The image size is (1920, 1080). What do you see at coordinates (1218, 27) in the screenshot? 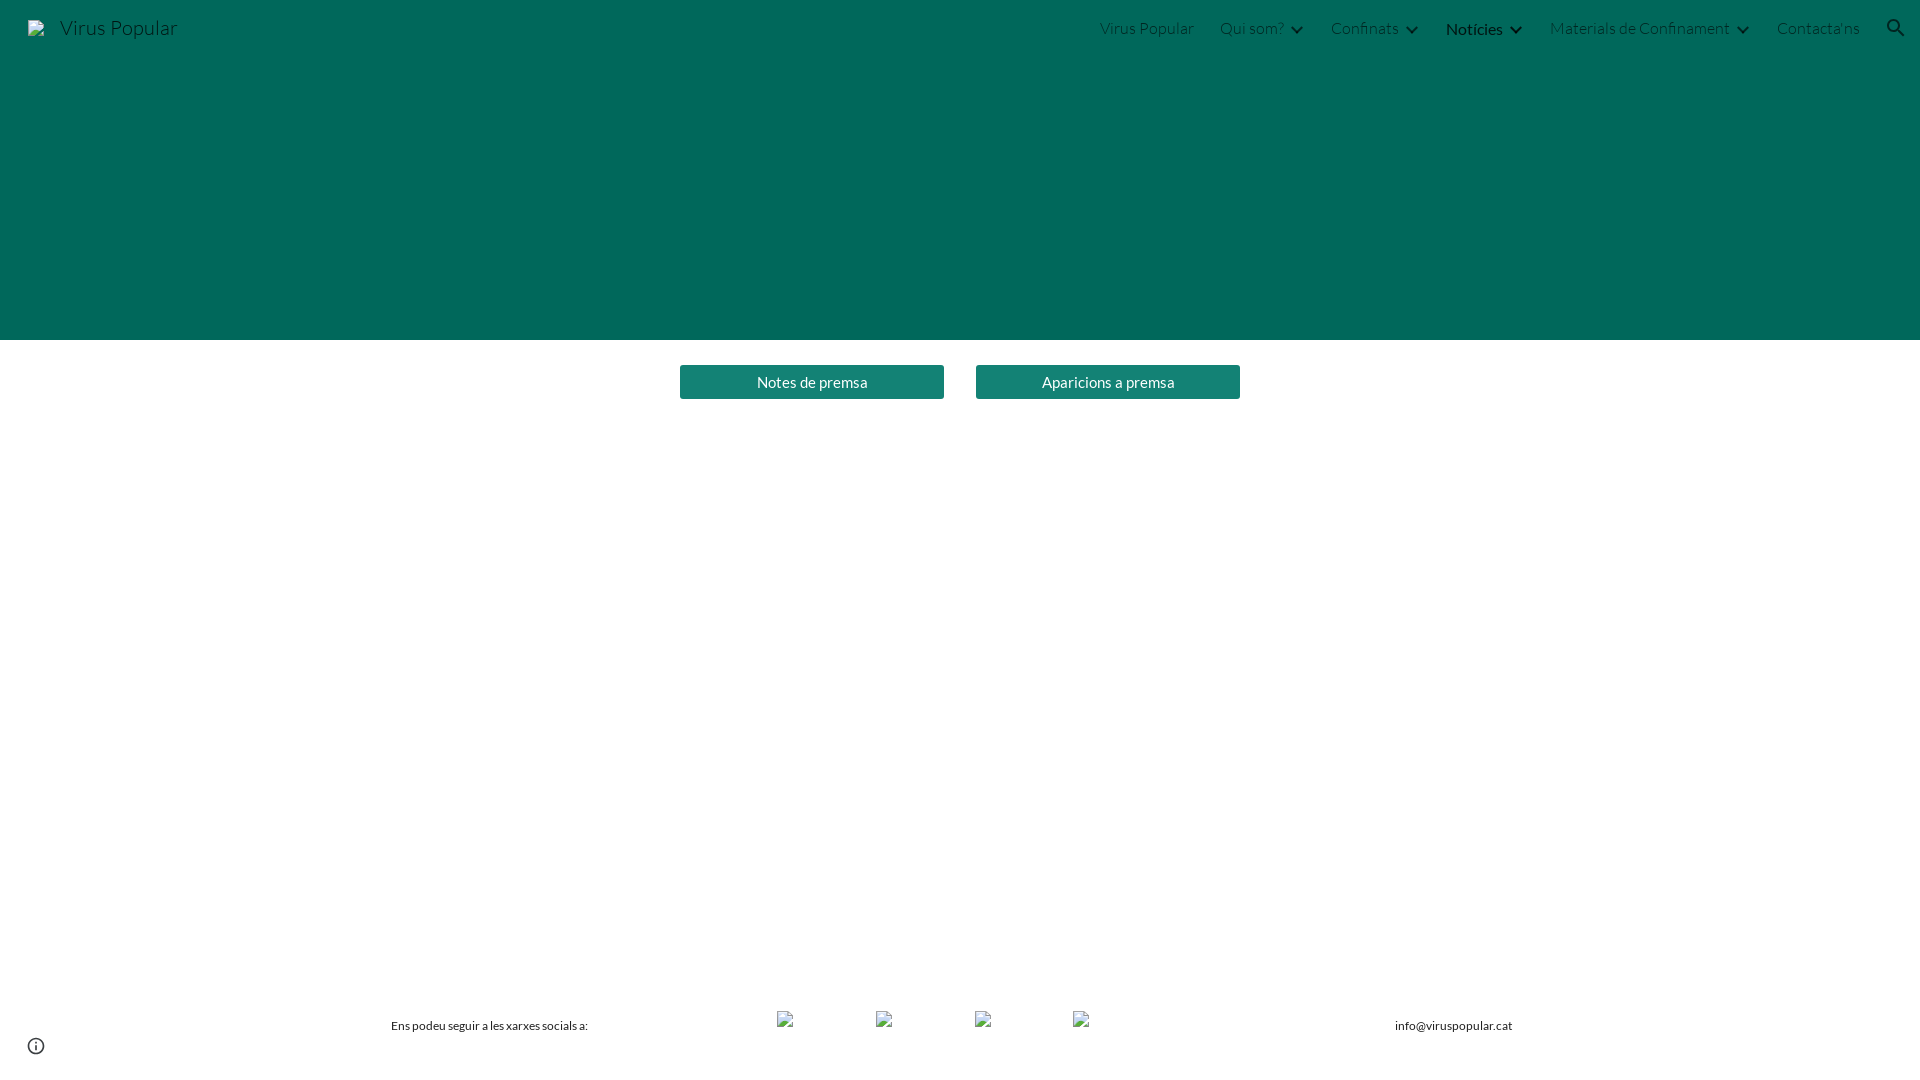
I see `'Qui som?'` at bounding box center [1218, 27].